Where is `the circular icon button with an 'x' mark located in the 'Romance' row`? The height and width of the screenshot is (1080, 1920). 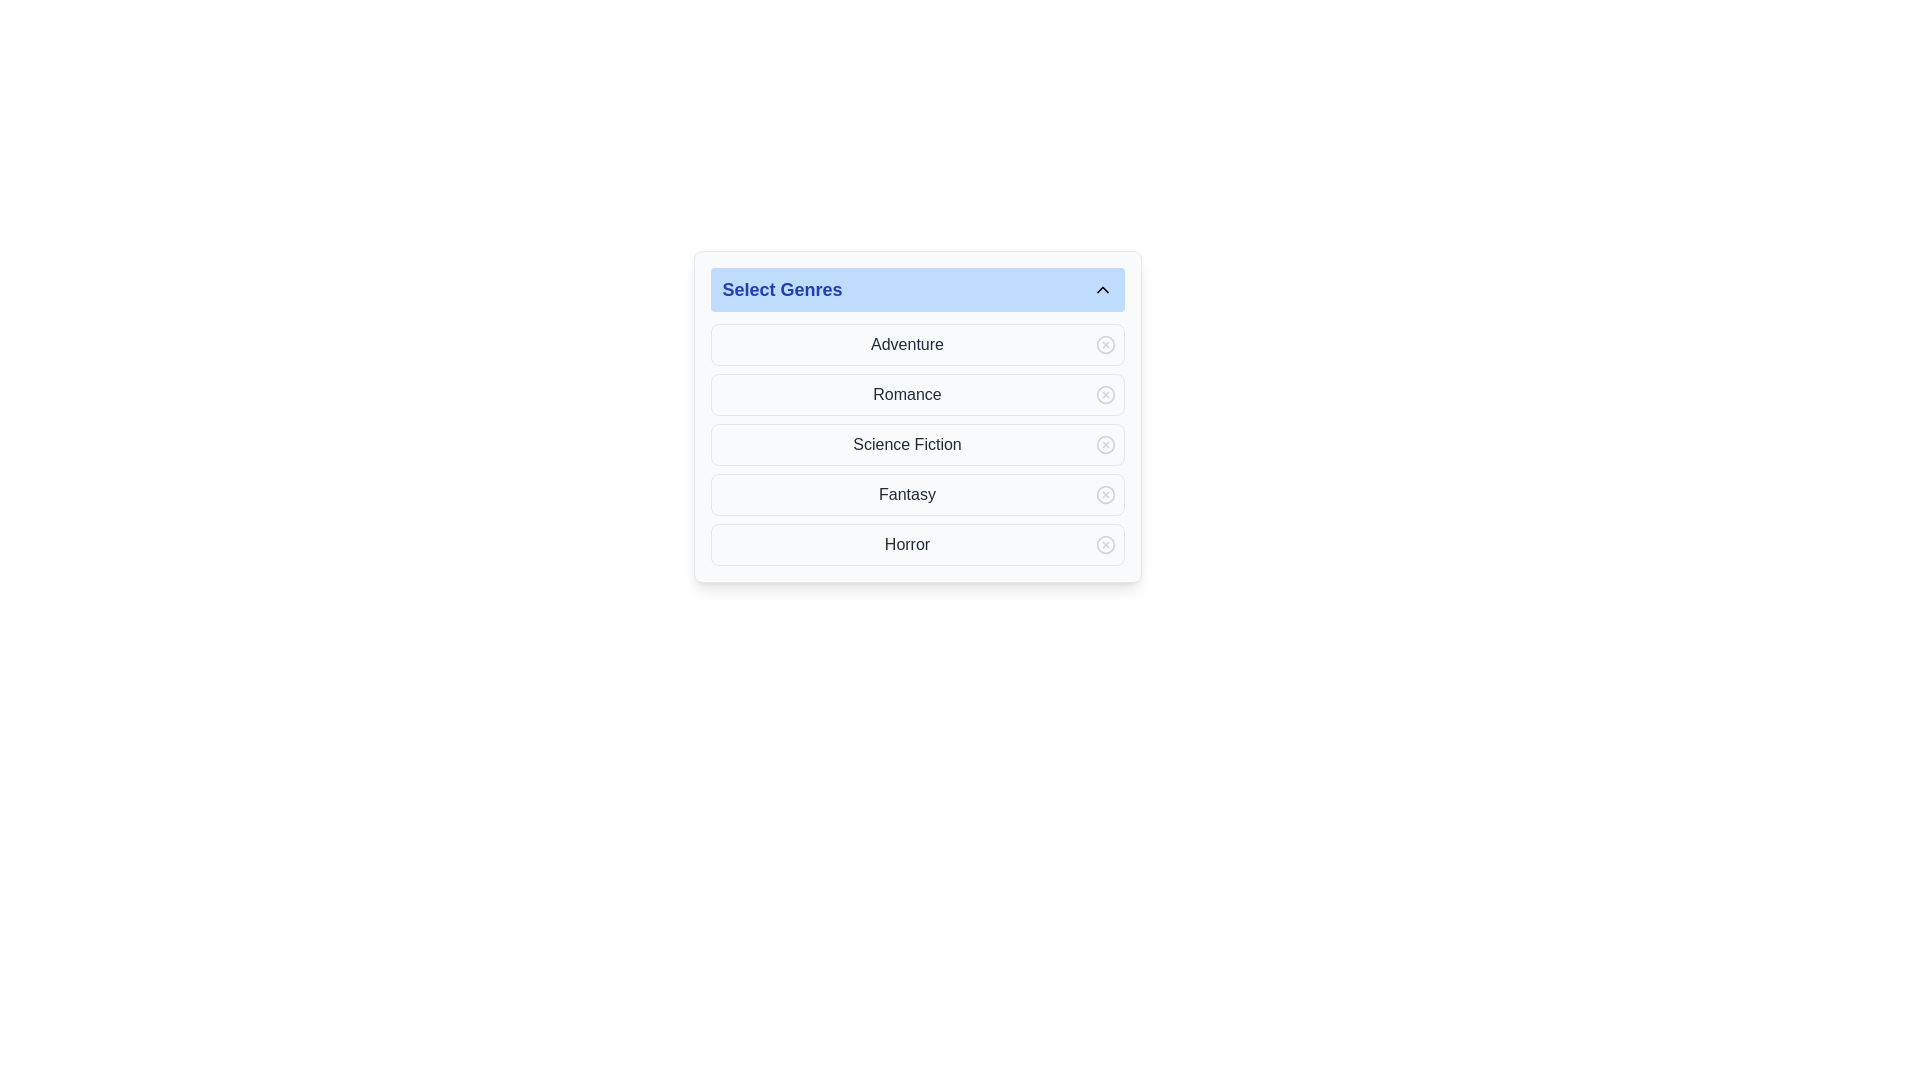 the circular icon button with an 'x' mark located in the 'Romance' row is located at coordinates (1104, 394).